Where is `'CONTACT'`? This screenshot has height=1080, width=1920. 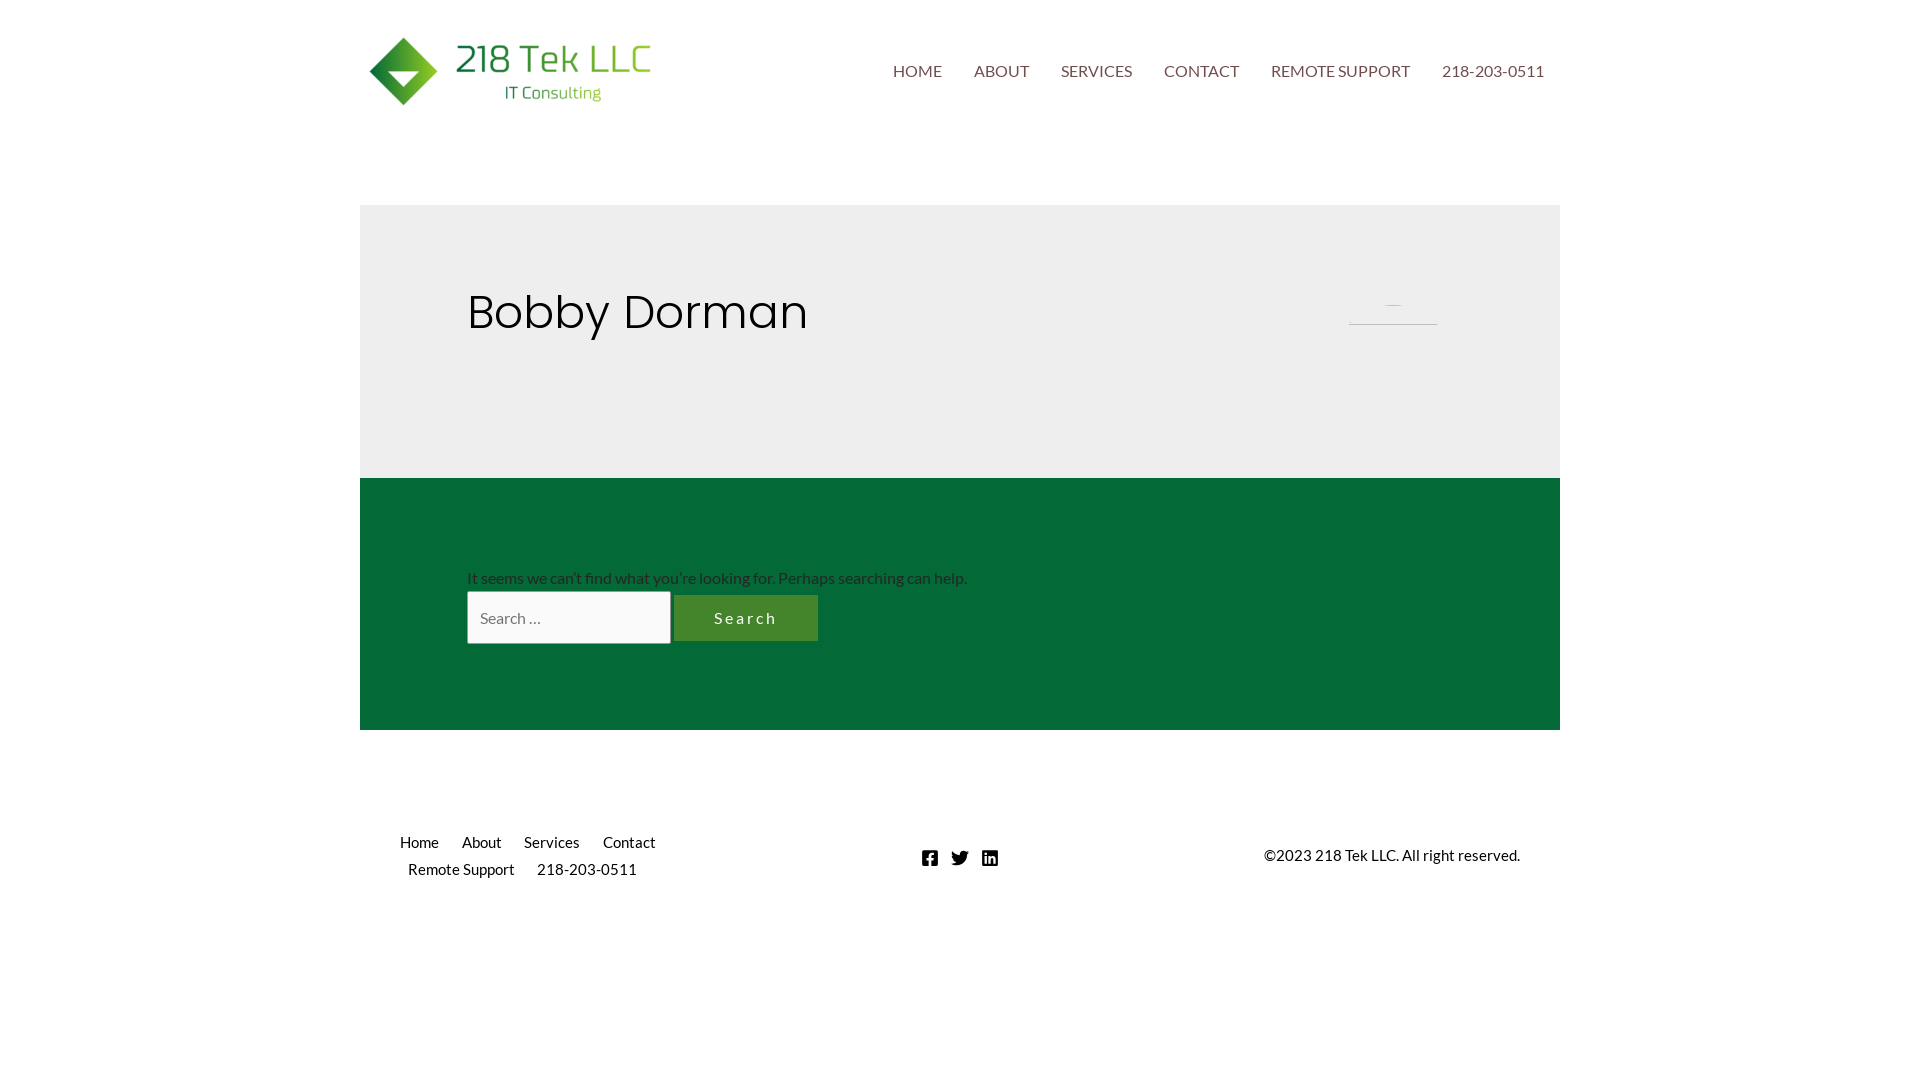
'CONTACT' is located at coordinates (1200, 68).